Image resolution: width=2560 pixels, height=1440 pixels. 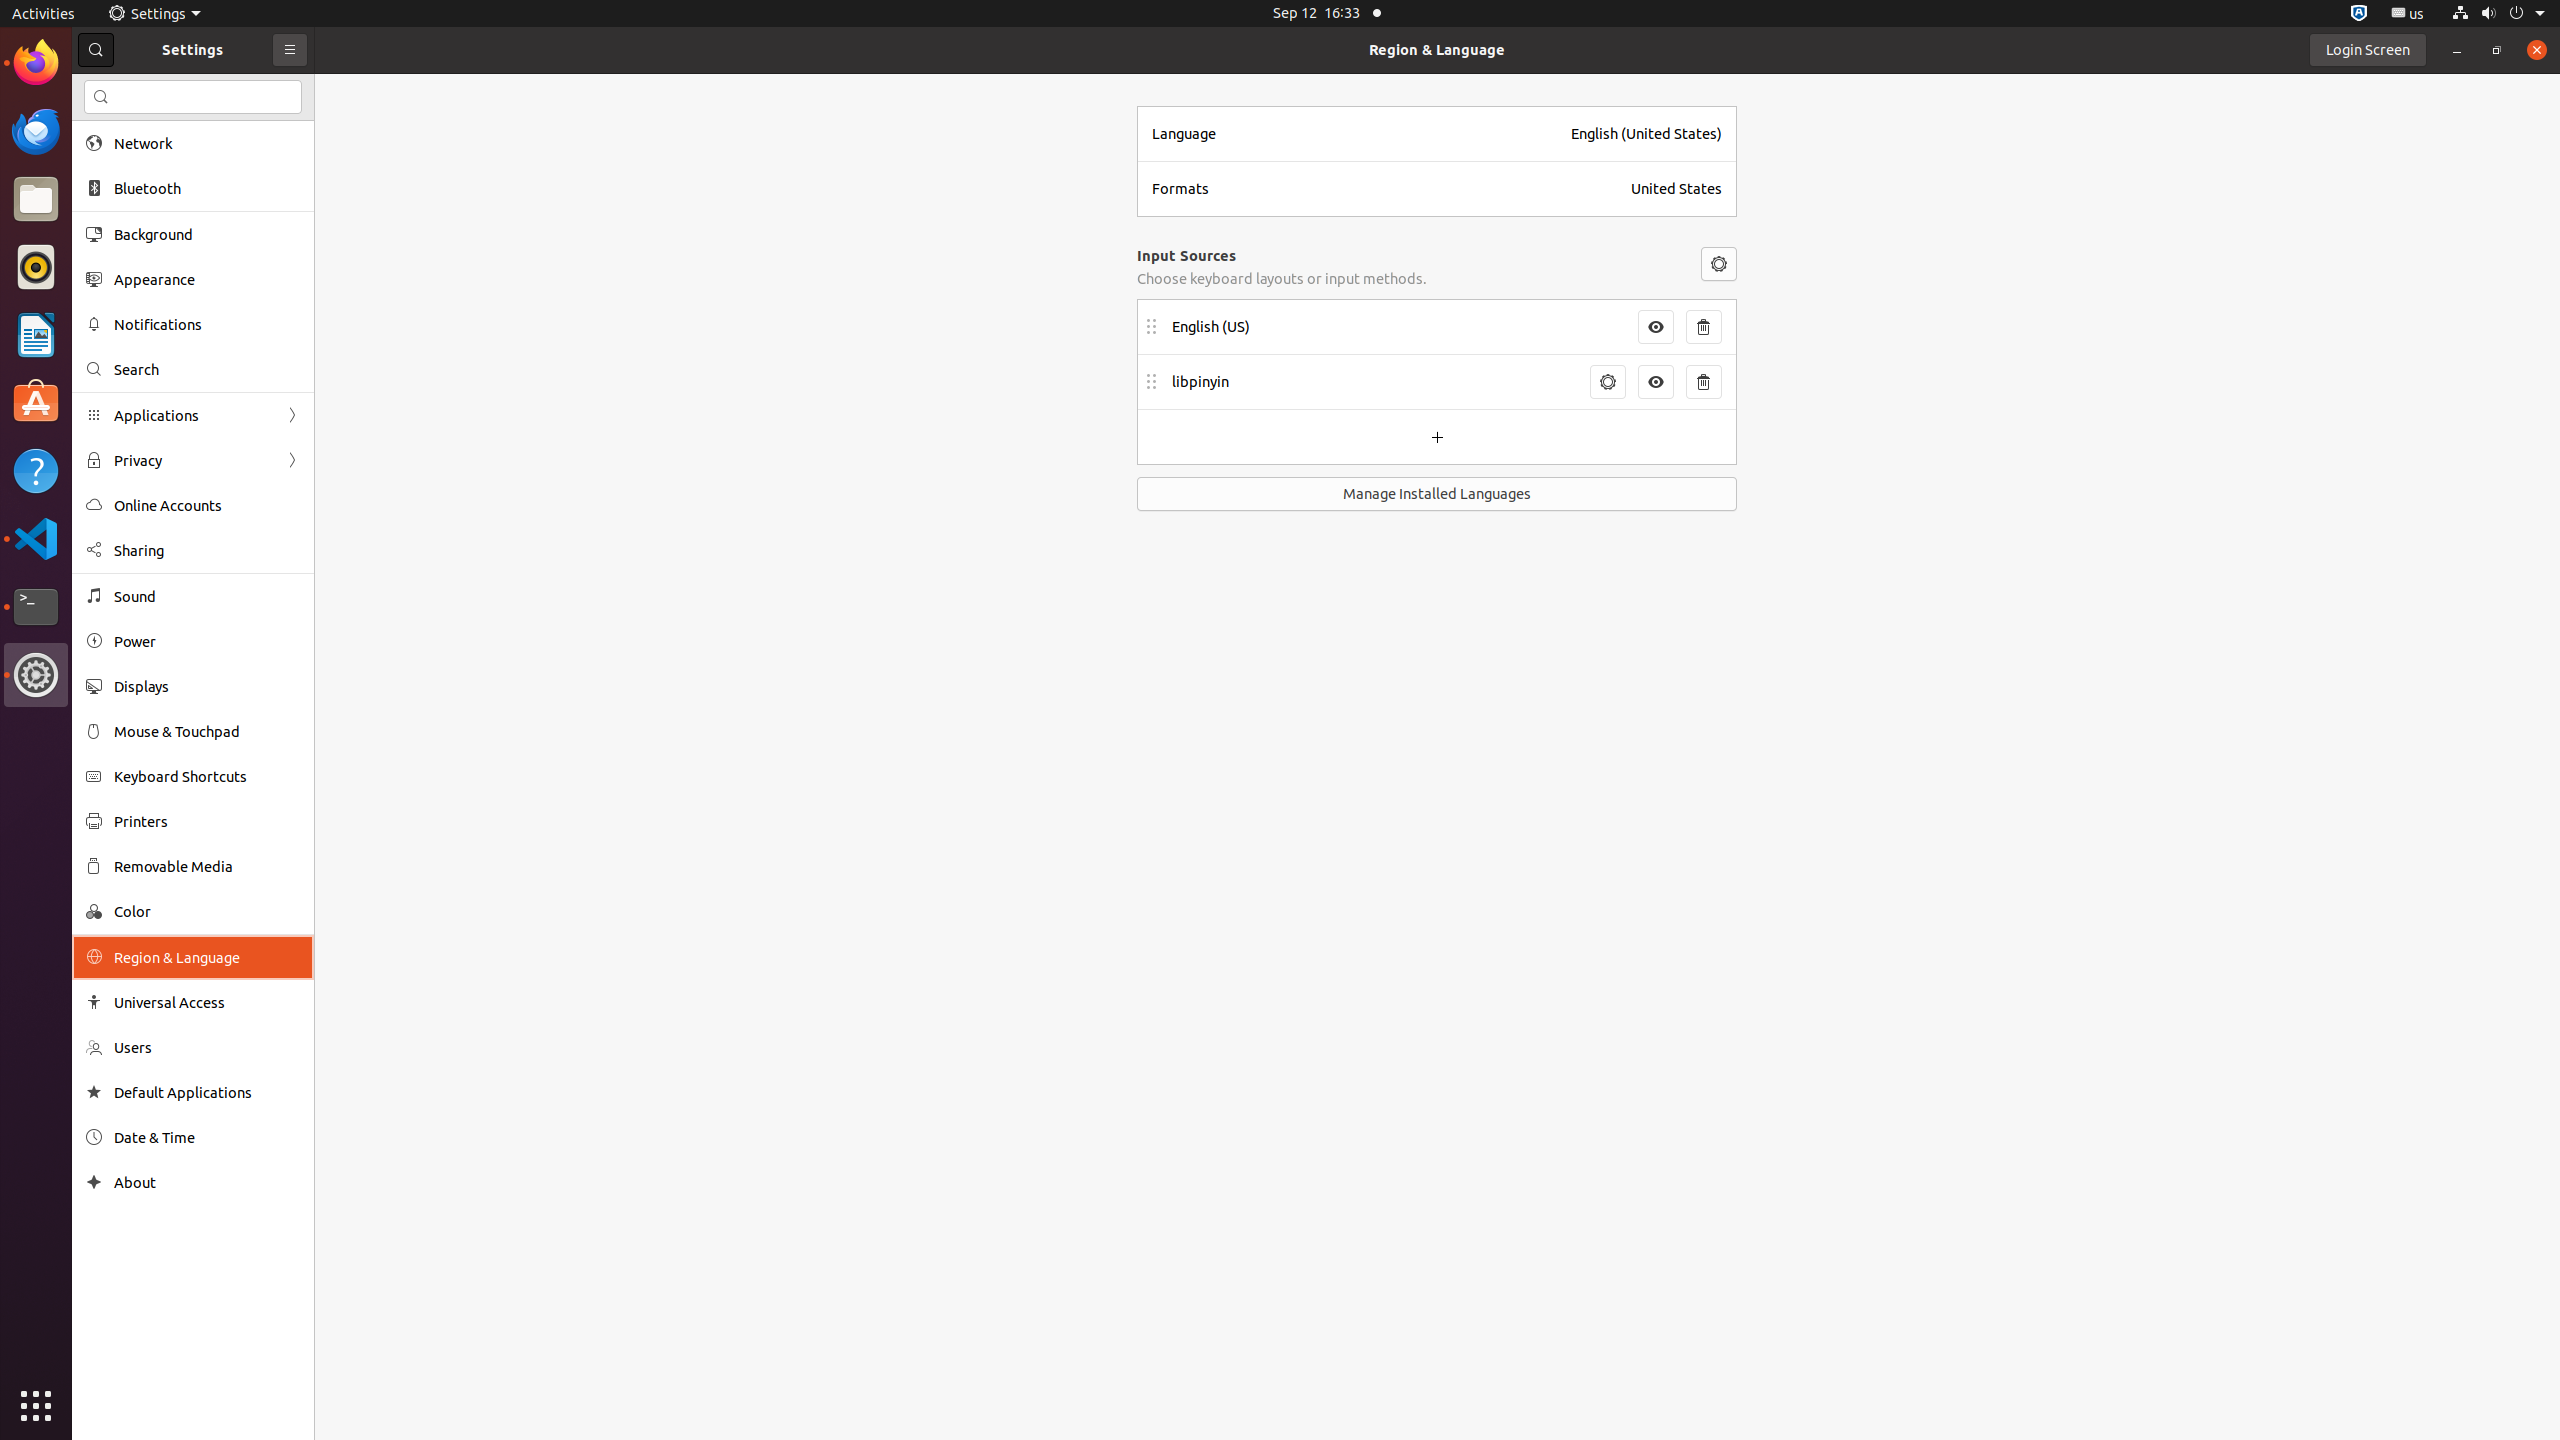 I want to click on 'Manage Installed Languages', so click(x=1435, y=494).